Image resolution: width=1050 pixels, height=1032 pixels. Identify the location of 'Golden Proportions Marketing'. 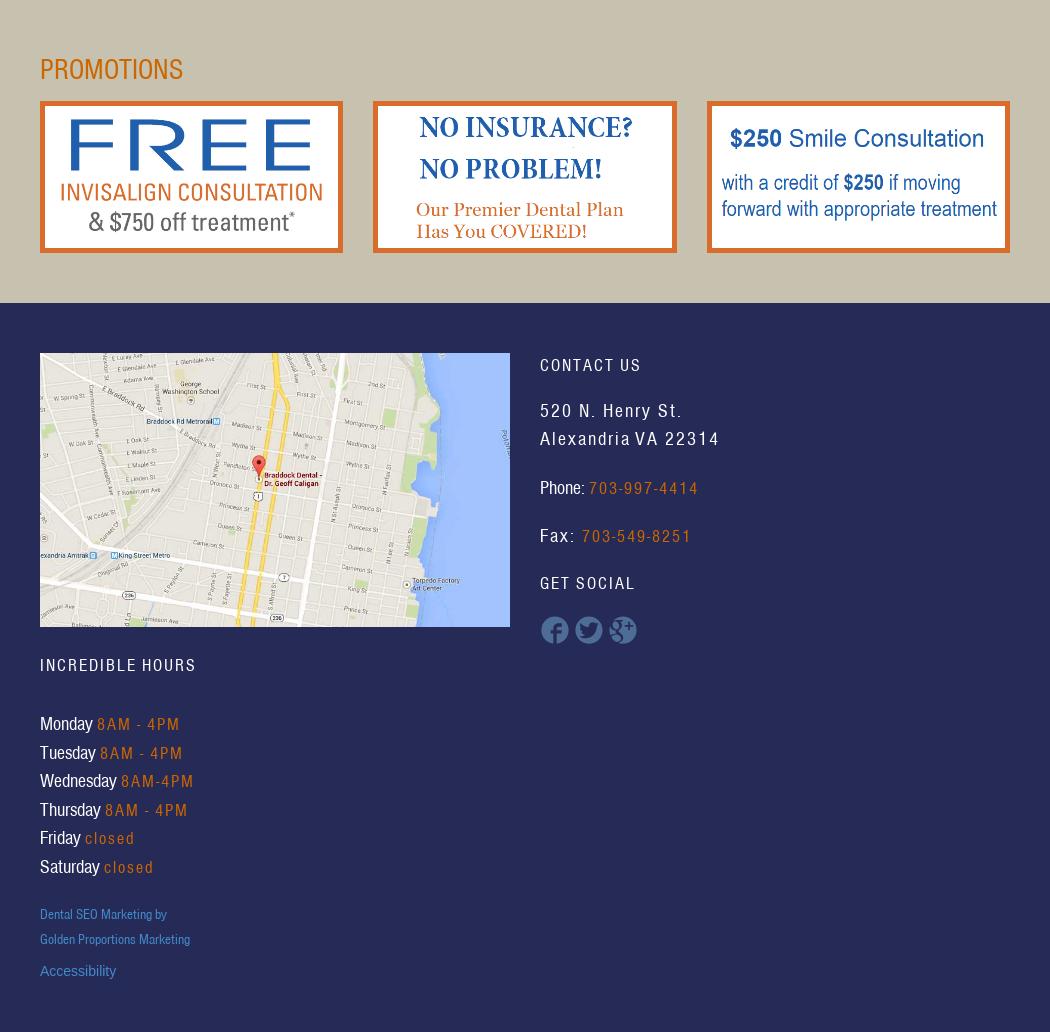
(39, 936).